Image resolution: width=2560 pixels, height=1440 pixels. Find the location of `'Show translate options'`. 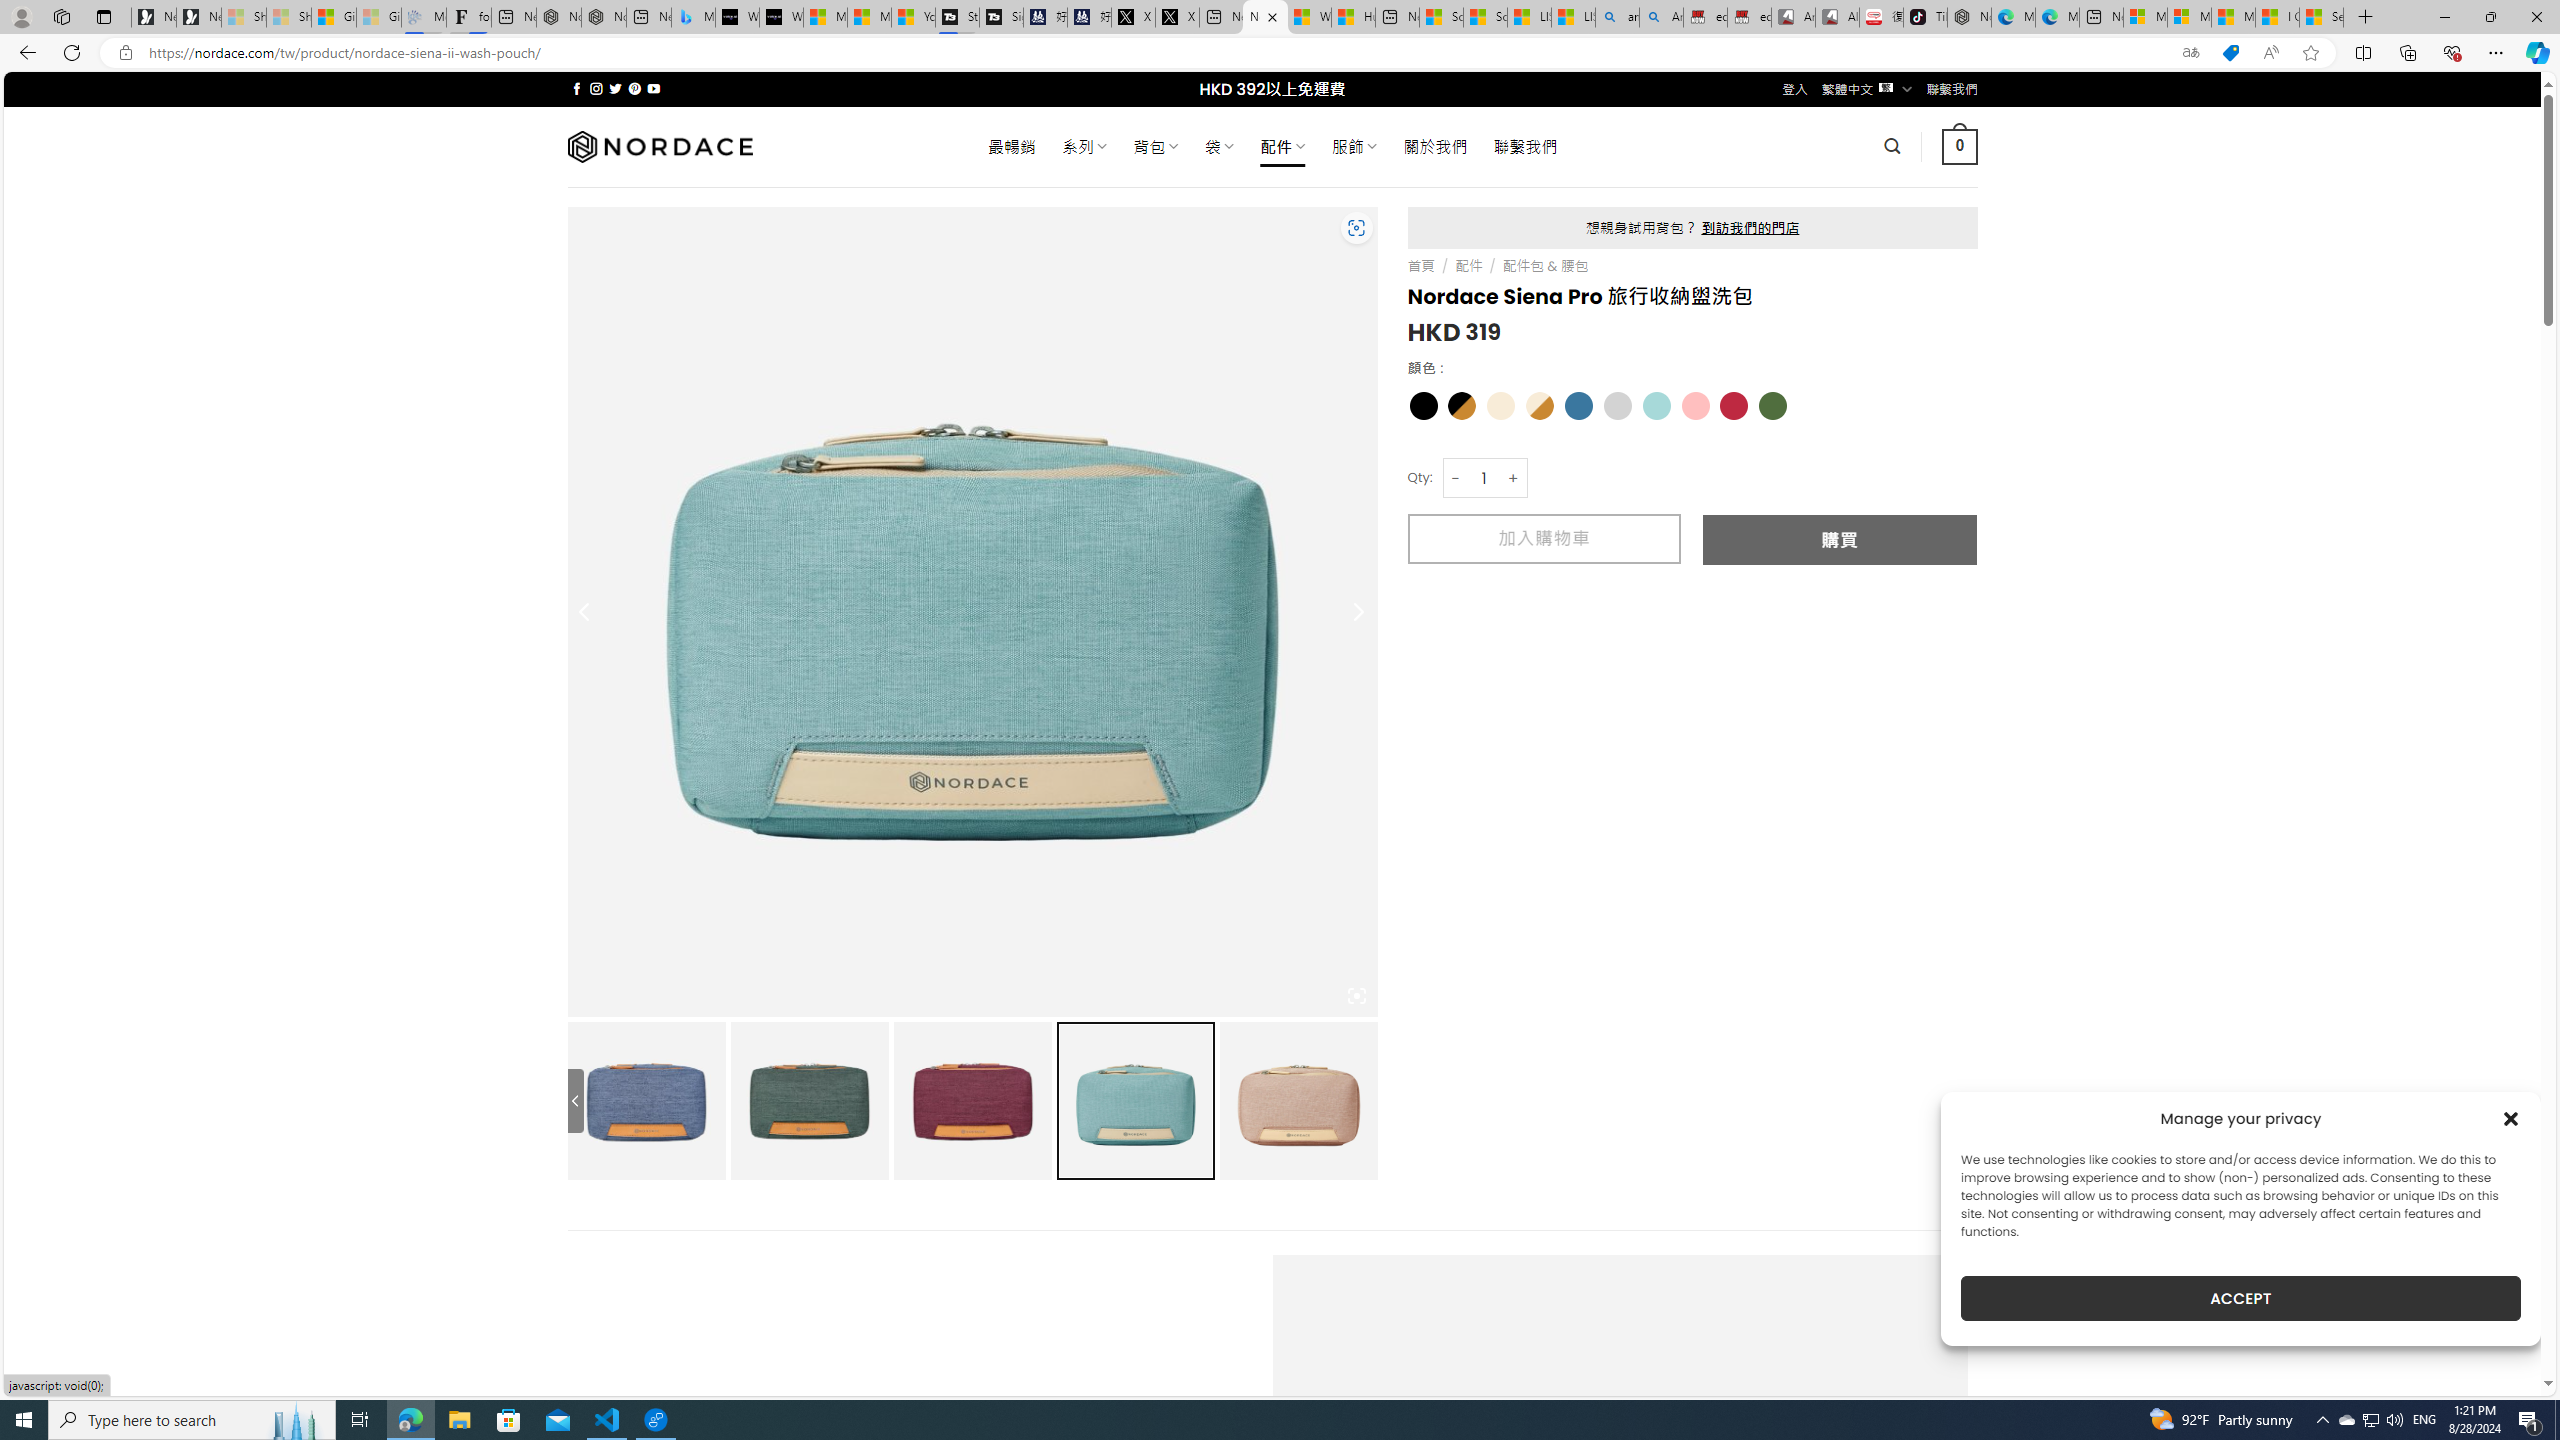

'Show translate options' is located at coordinates (2190, 53).